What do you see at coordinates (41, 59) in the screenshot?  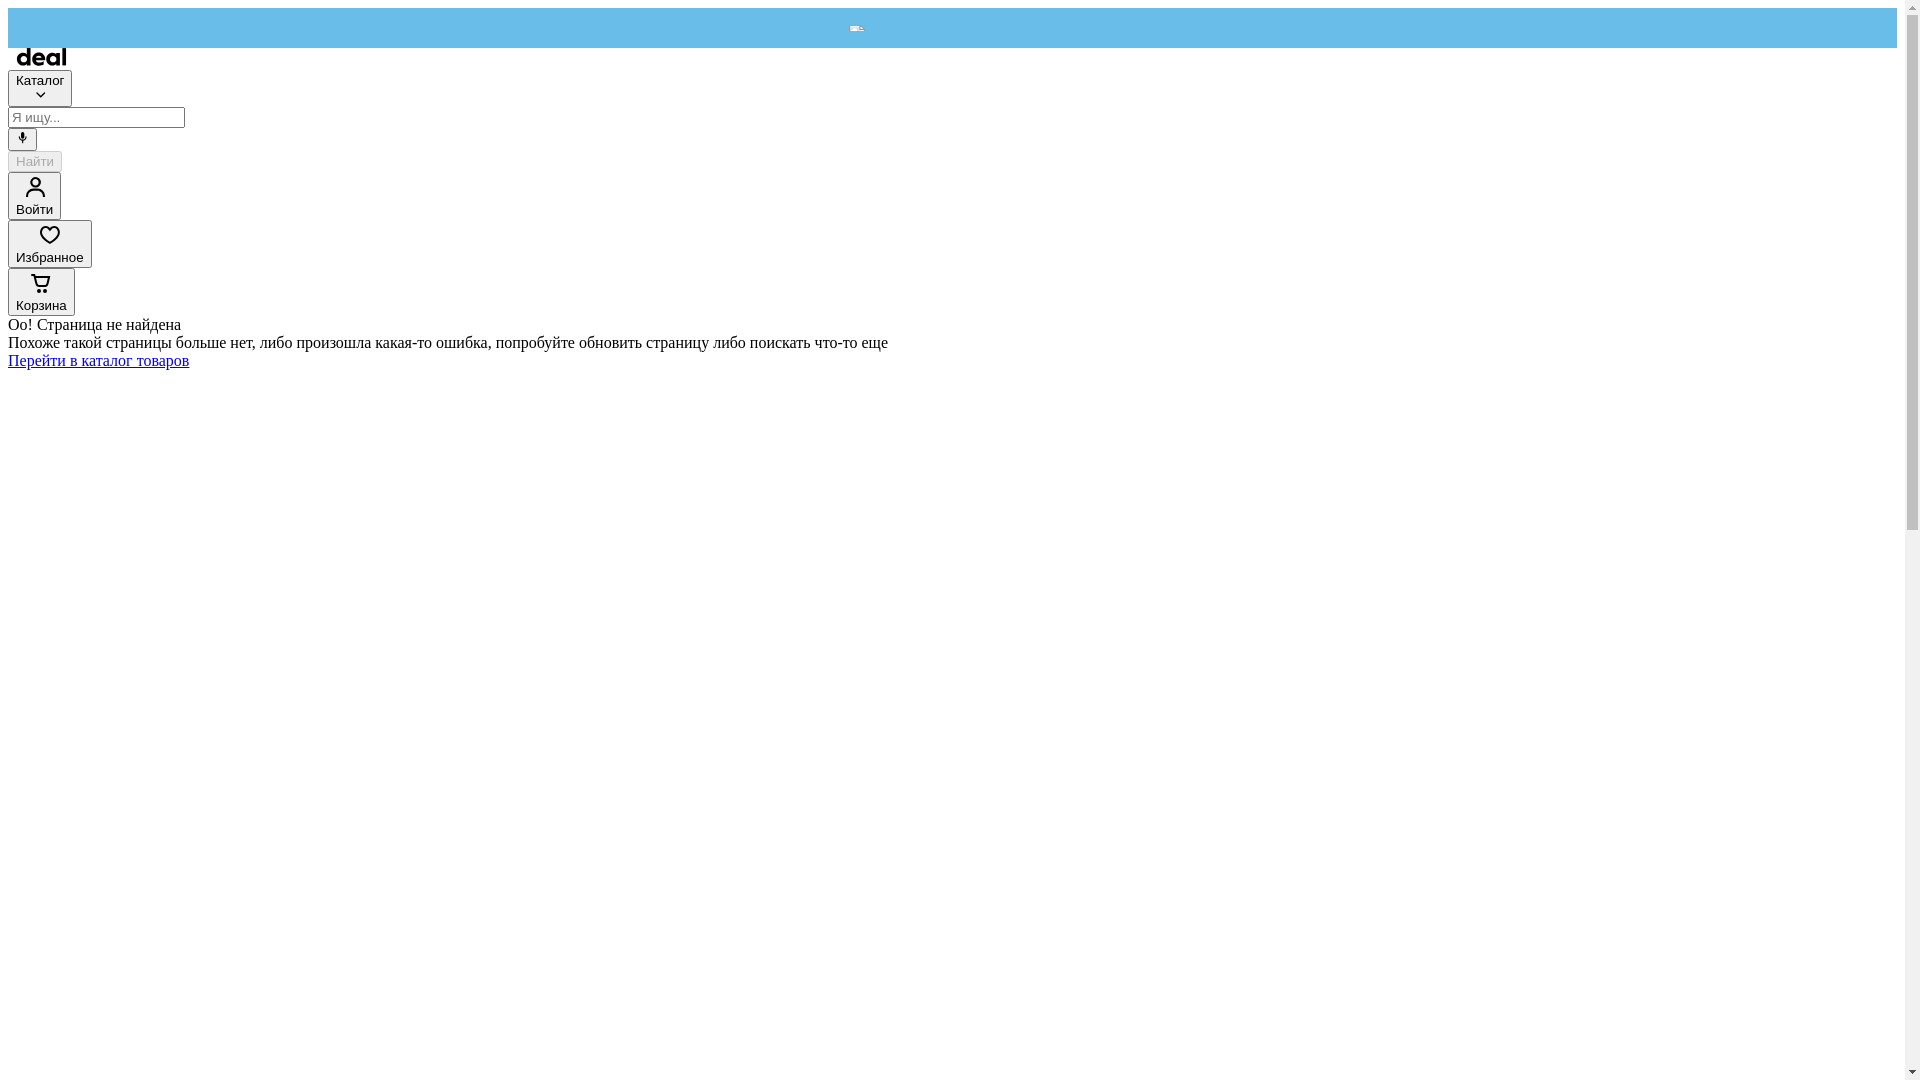 I see `'deal.by'` at bounding box center [41, 59].